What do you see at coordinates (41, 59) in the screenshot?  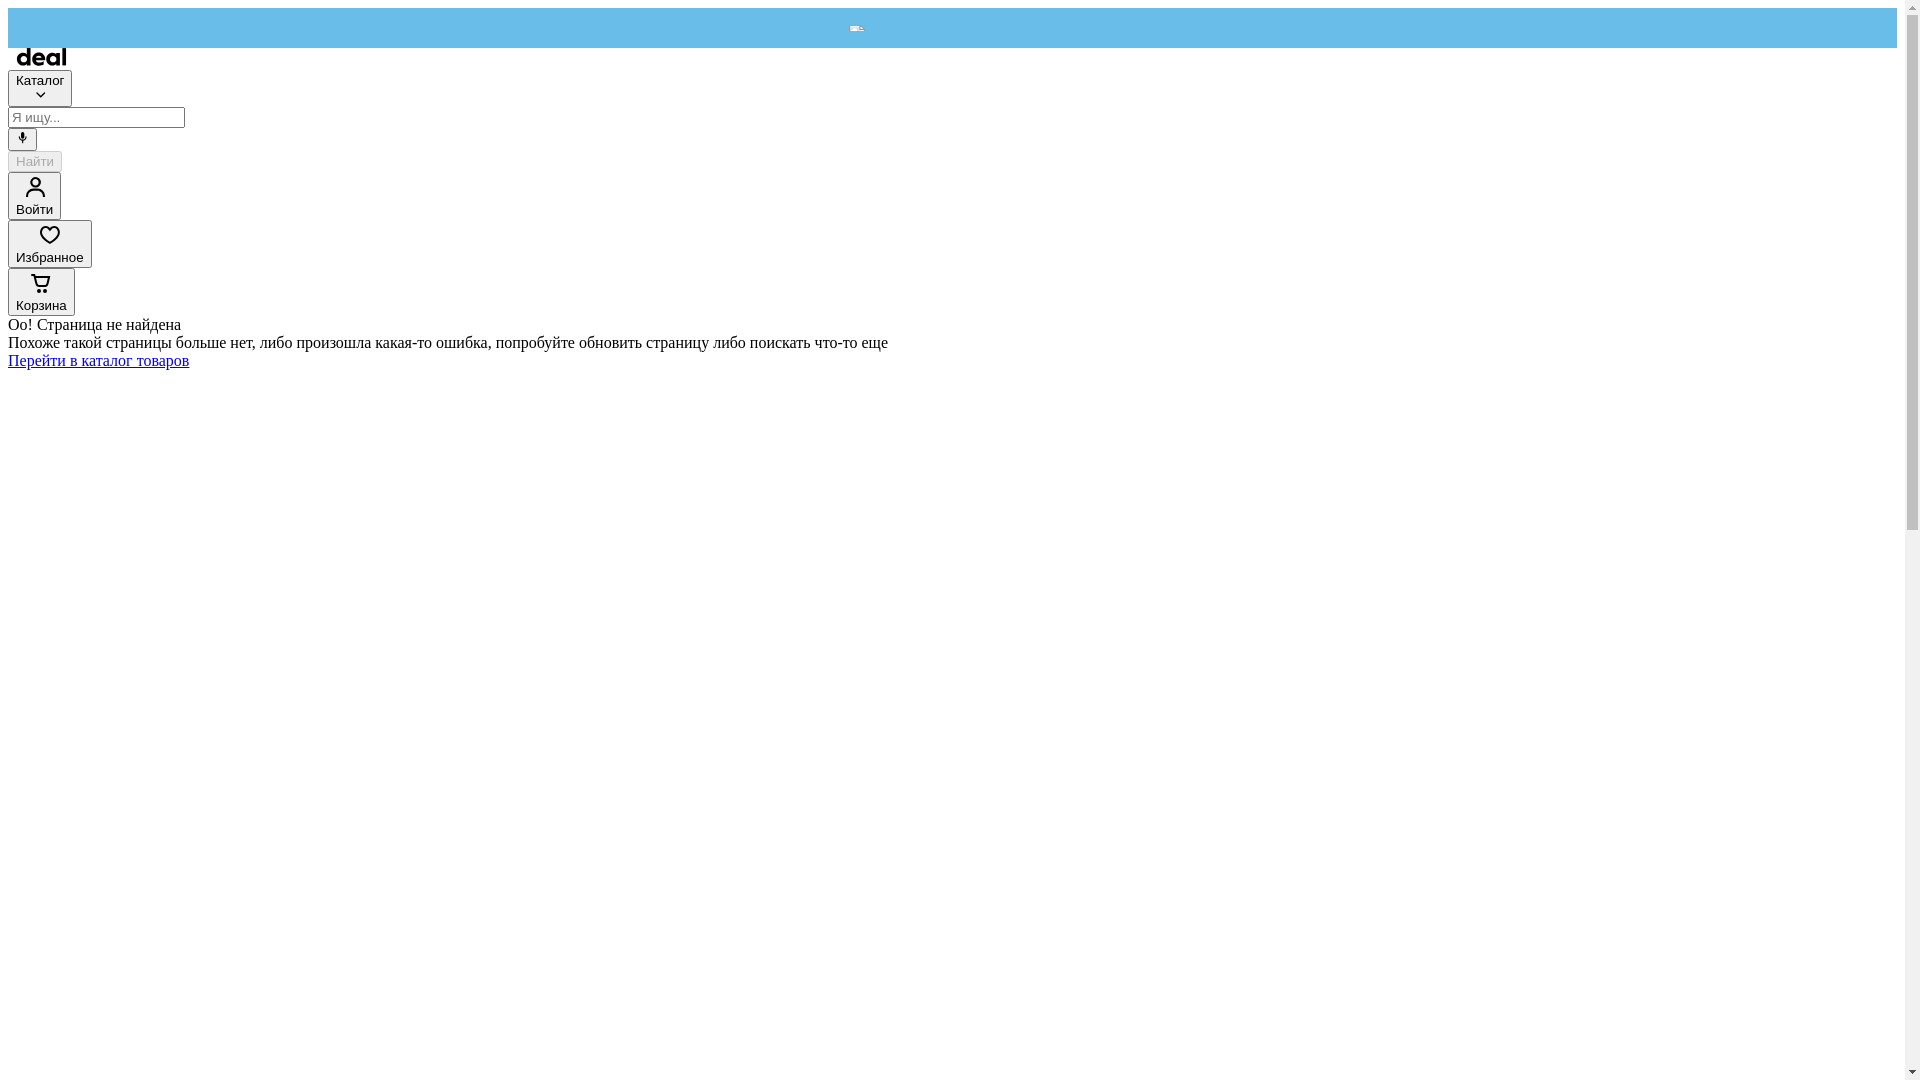 I see `'deal.by'` at bounding box center [41, 59].